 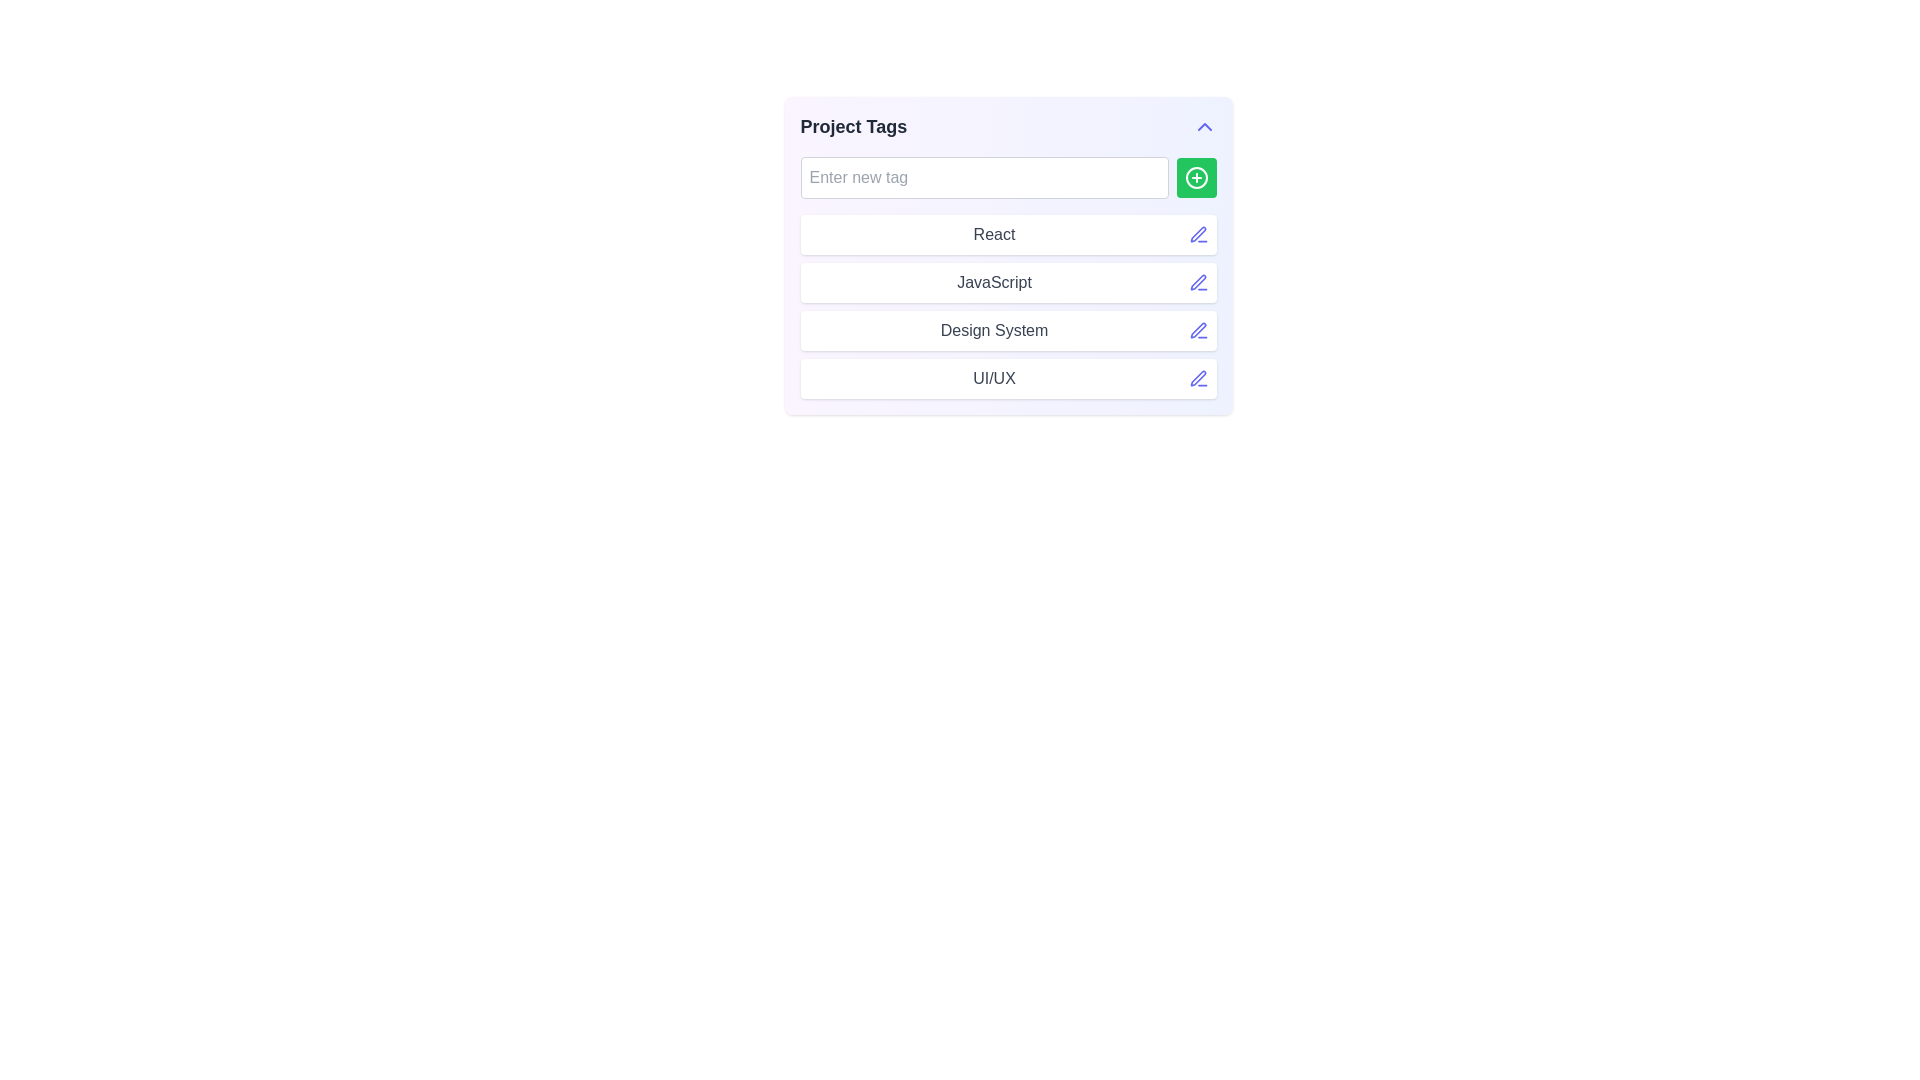 What do you see at coordinates (1008, 307) in the screenshot?
I see `the 'JavaScript' tag in the Project Tags section` at bounding box center [1008, 307].